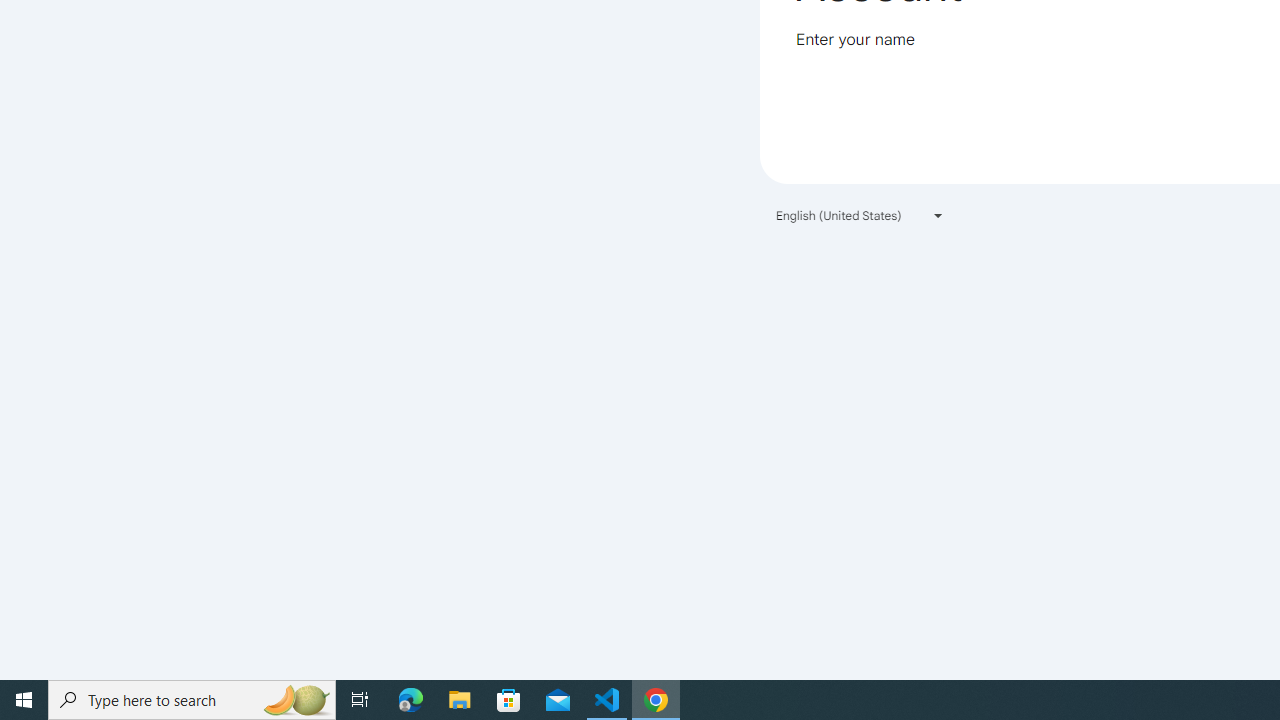 Image resolution: width=1280 pixels, height=720 pixels. Describe the element at coordinates (860, 215) in the screenshot. I see `'English (United States)'` at that location.